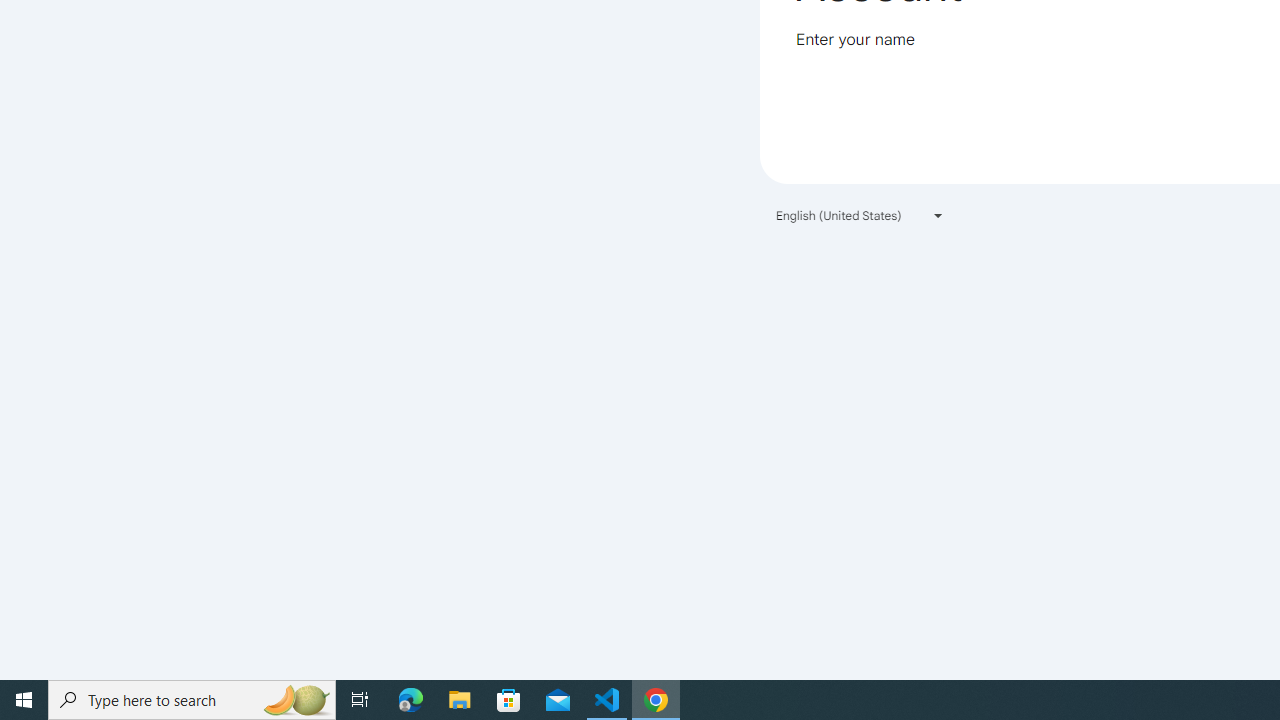 Image resolution: width=1280 pixels, height=720 pixels. Describe the element at coordinates (860, 215) in the screenshot. I see `'English (United States)'` at that location.